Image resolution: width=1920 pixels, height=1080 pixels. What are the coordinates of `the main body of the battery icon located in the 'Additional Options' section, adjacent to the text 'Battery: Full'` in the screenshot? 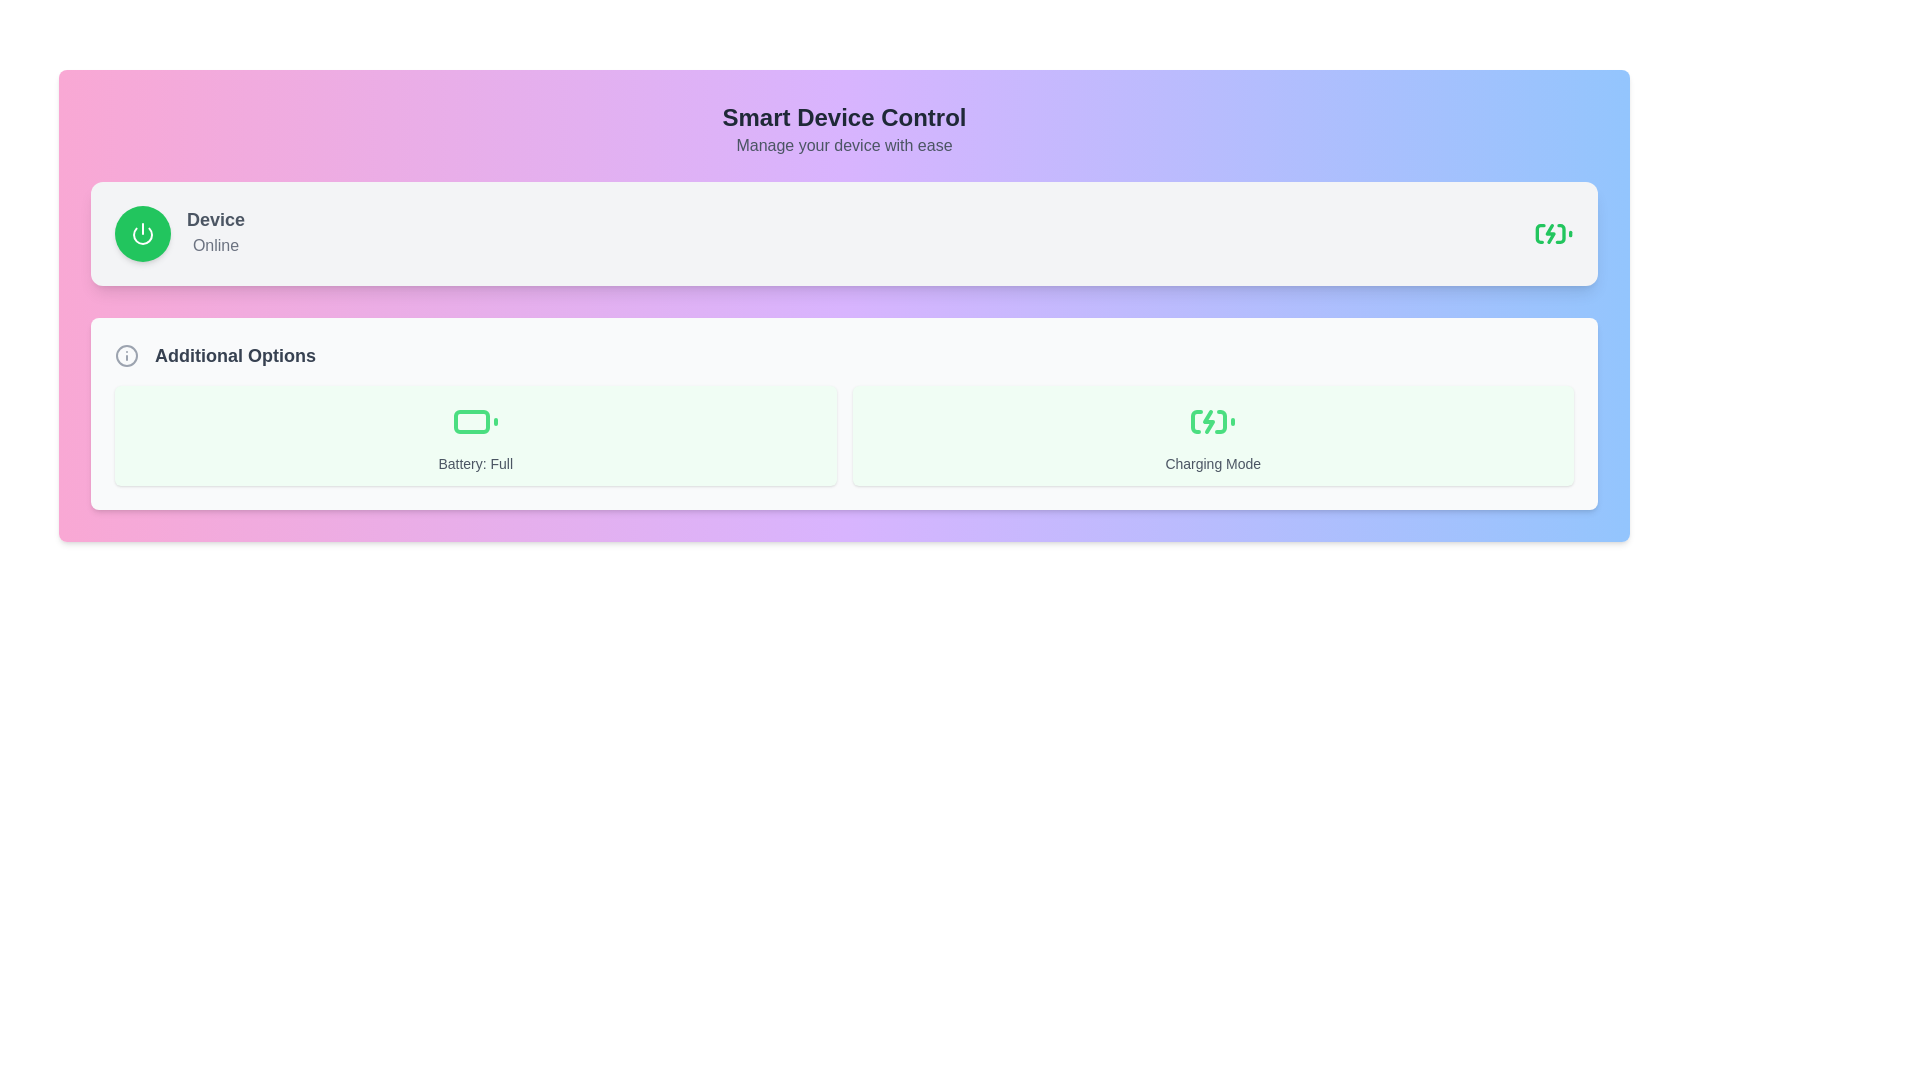 It's located at (470, 420).